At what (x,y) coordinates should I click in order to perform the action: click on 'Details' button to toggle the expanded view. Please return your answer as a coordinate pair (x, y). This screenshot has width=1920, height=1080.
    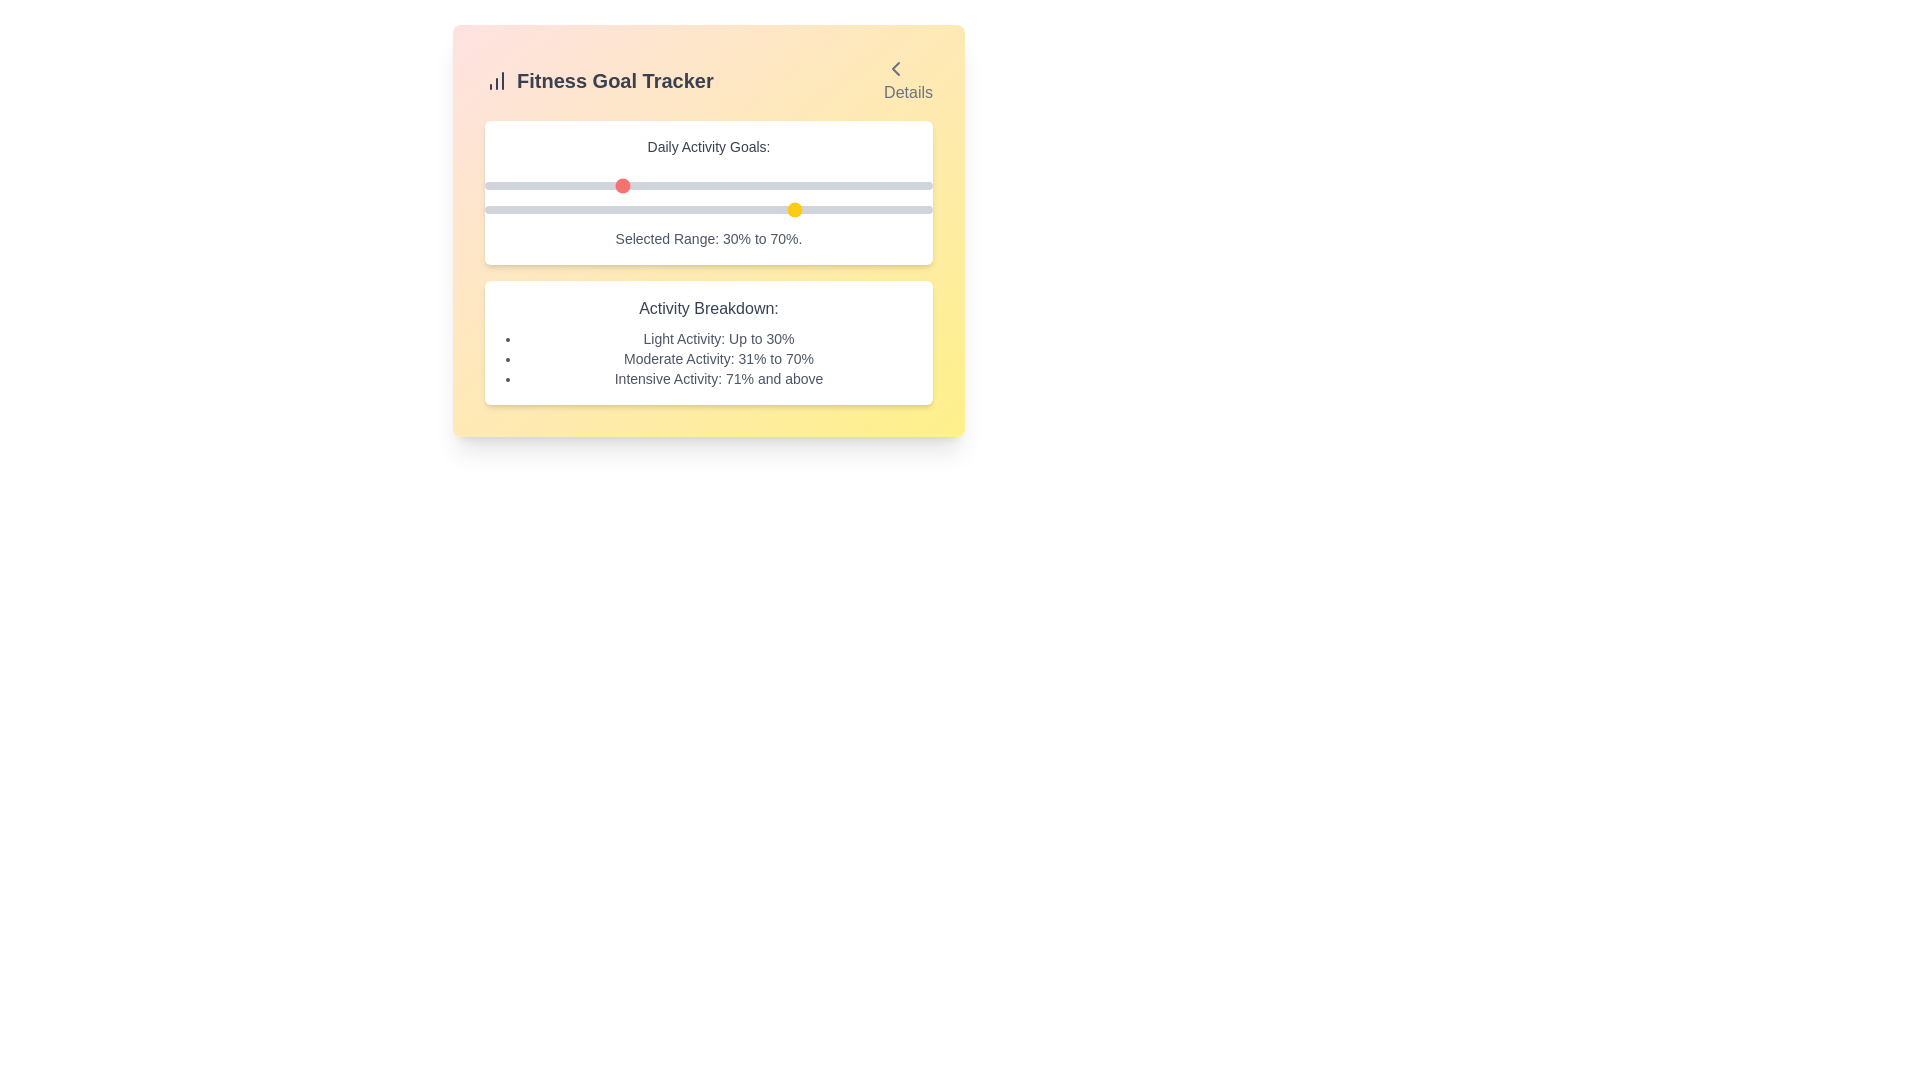
    Looking at the image, I should click on (906, 80).